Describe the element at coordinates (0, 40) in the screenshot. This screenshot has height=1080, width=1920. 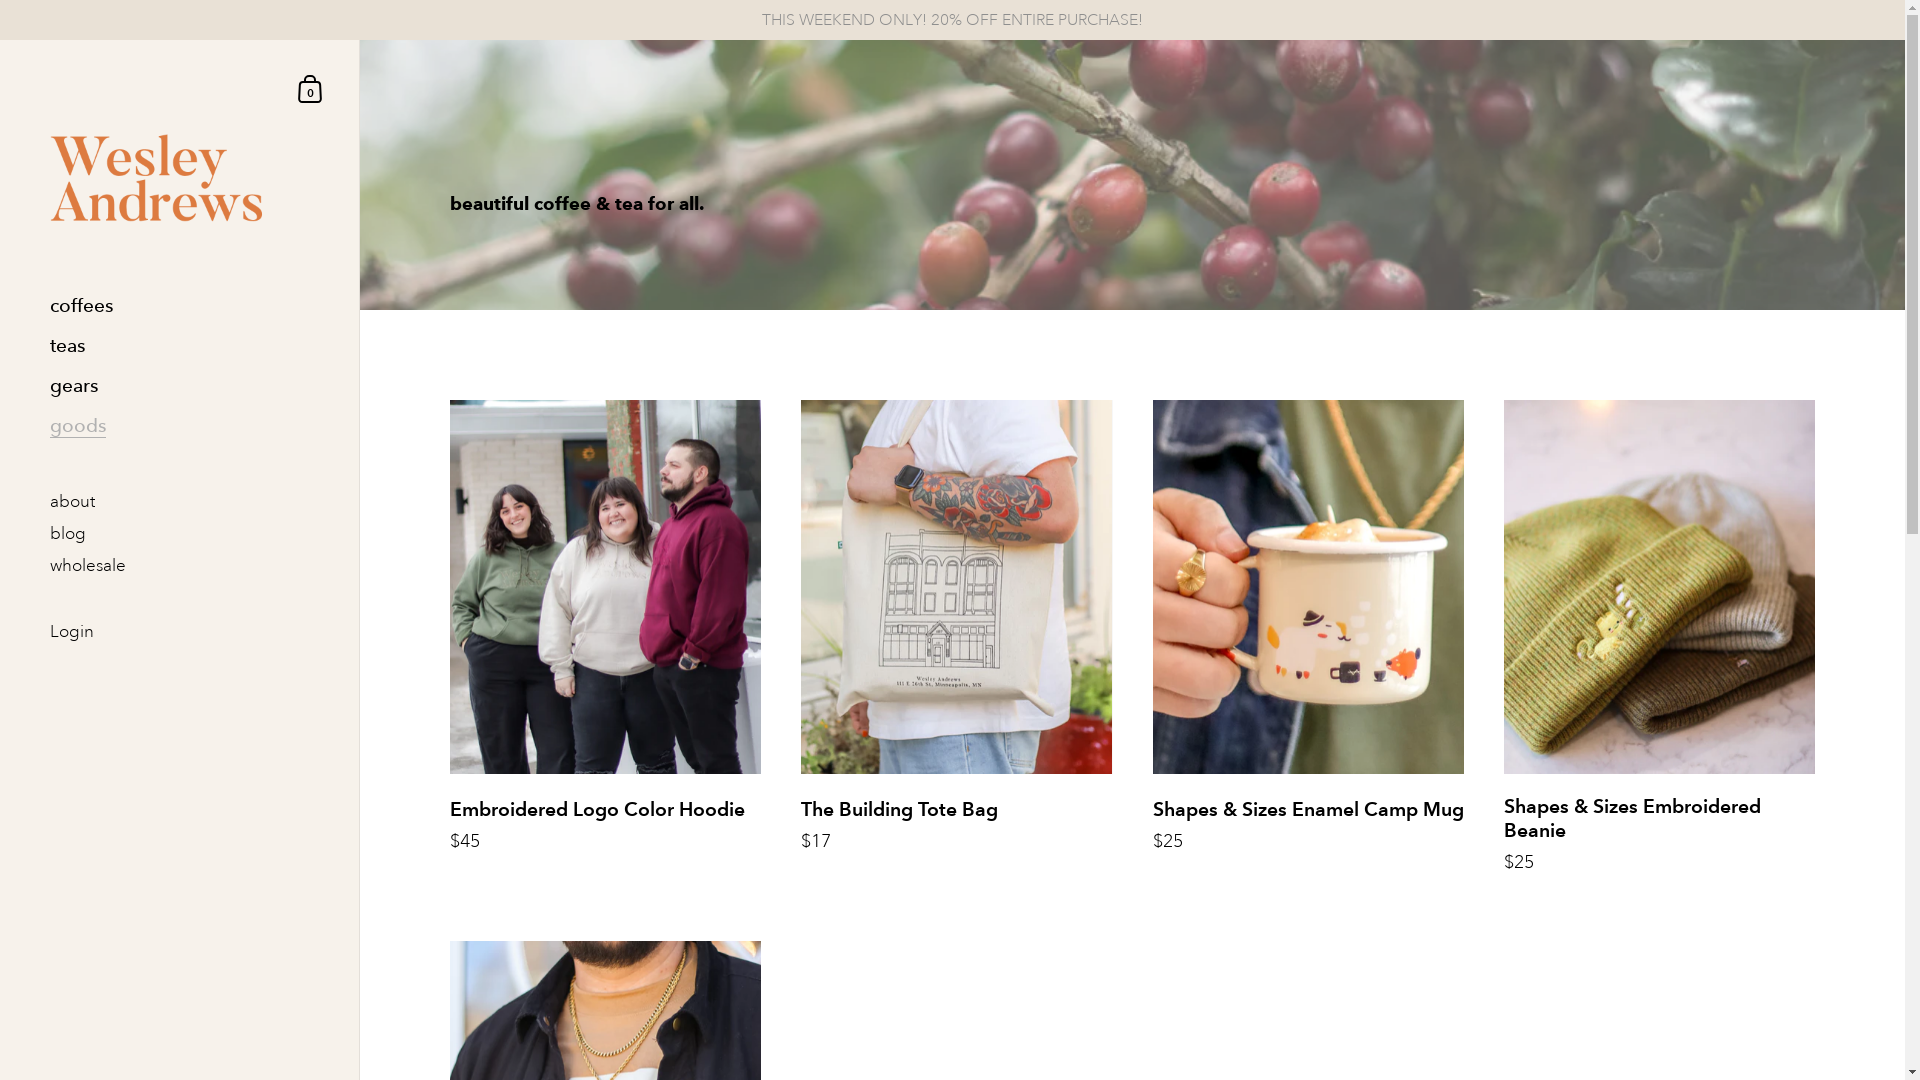
I see `'Skip to content'` at that location.